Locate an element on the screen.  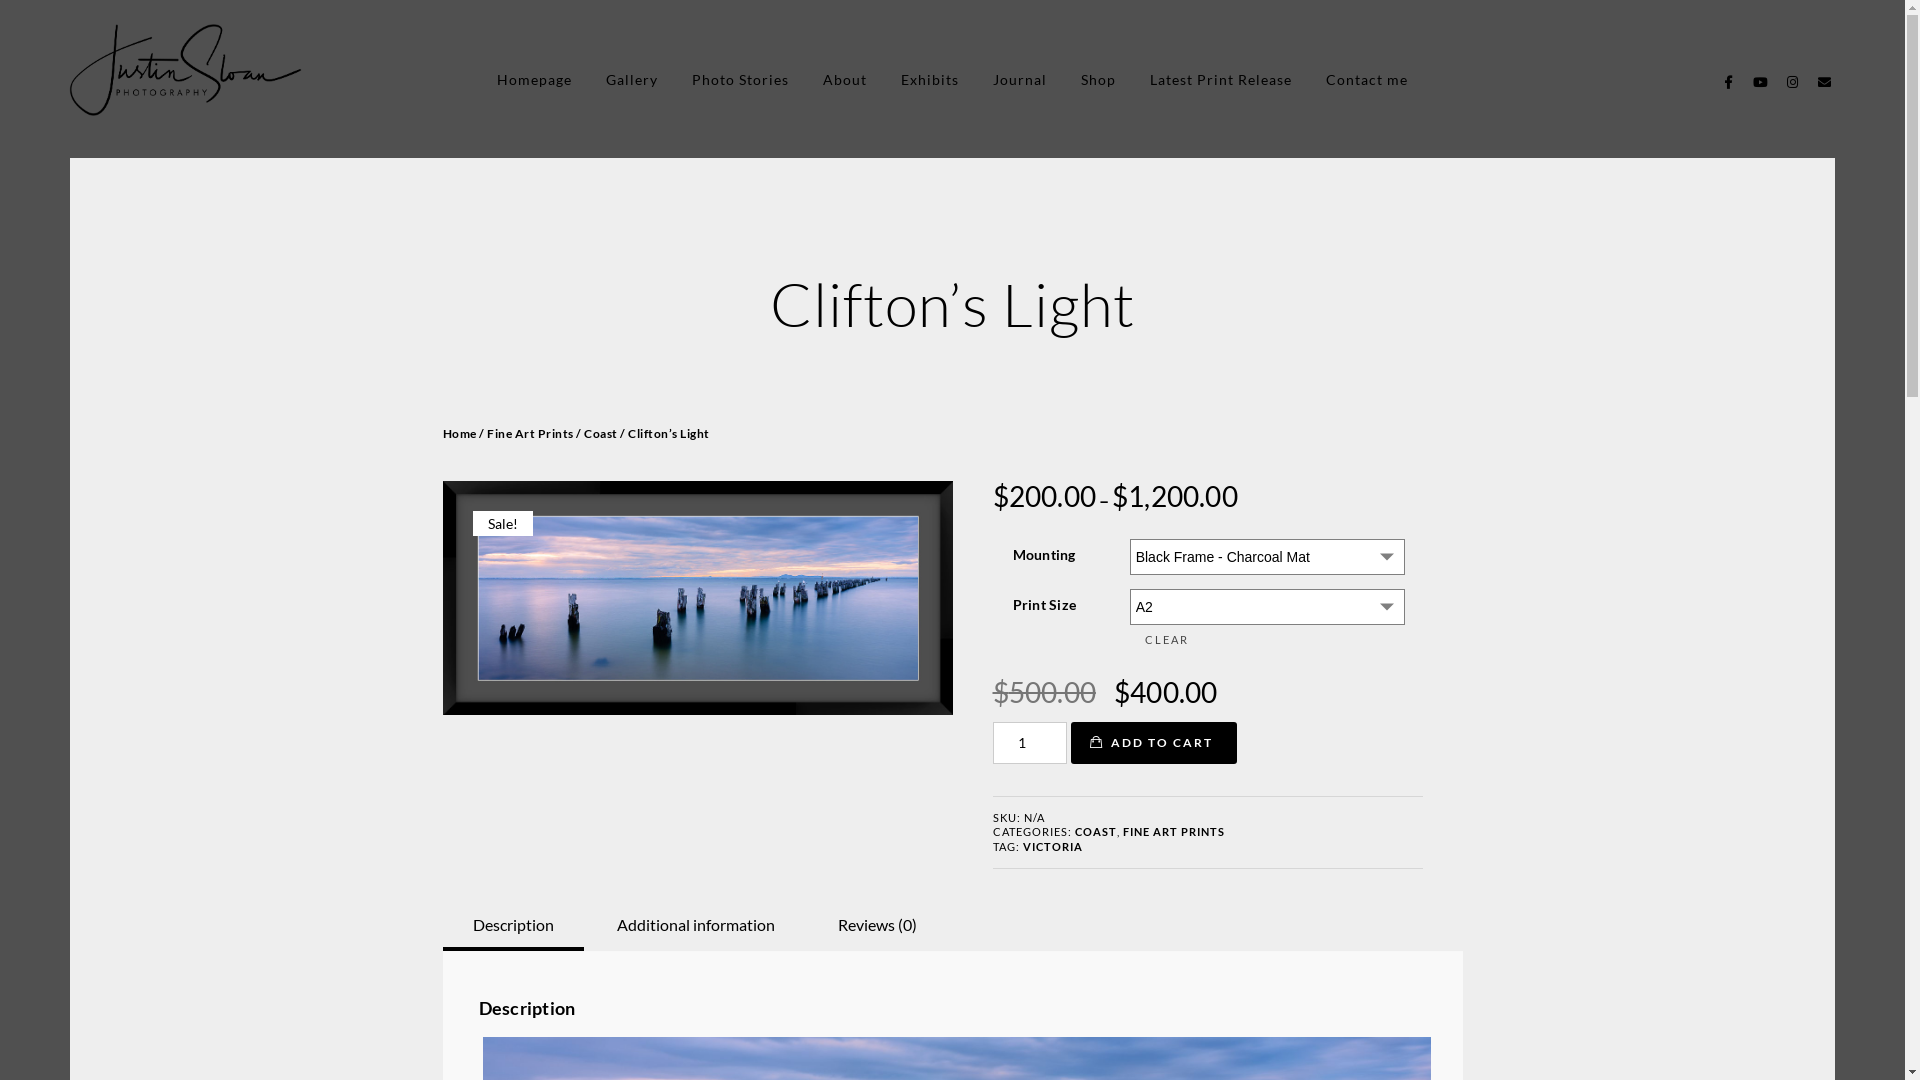
'VICTORIA' is located at coordinates (1022, 846).